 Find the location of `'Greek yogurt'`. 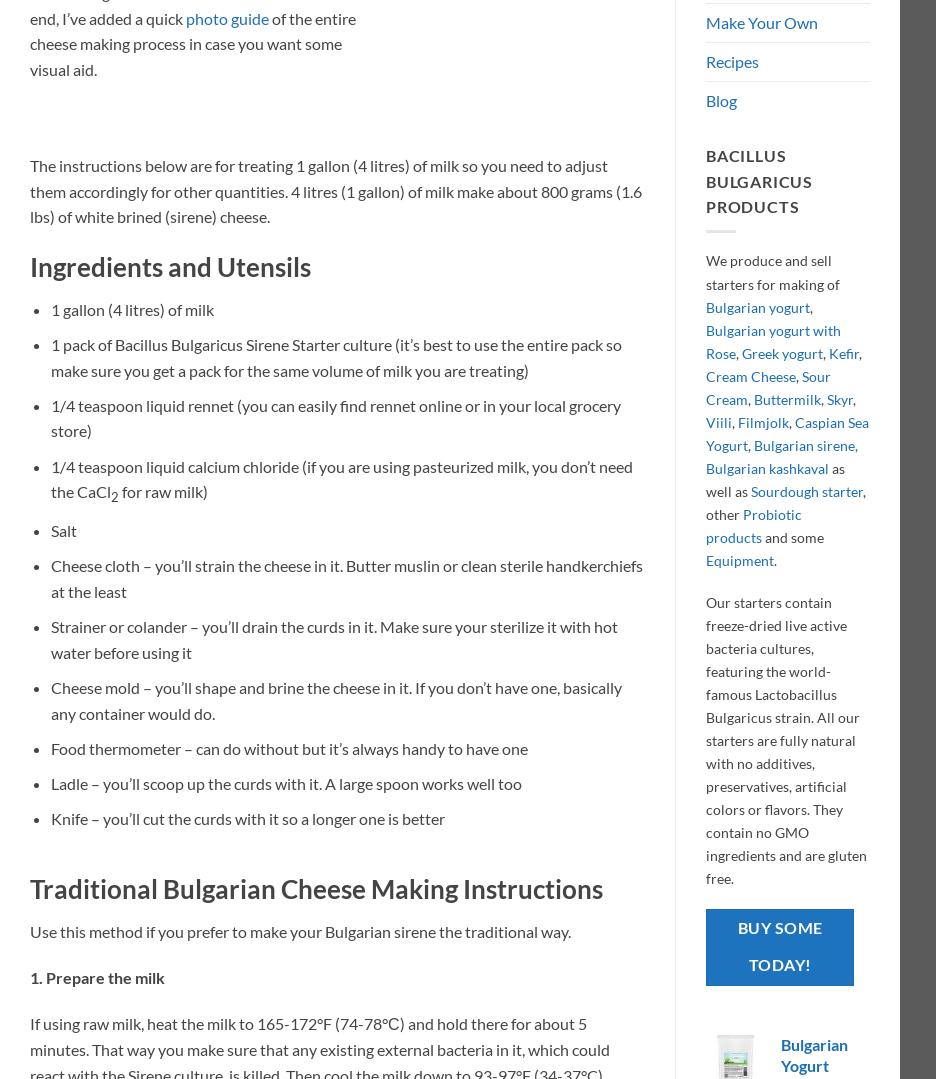

'Greek yogurt' is located at coordinates (740, 352).